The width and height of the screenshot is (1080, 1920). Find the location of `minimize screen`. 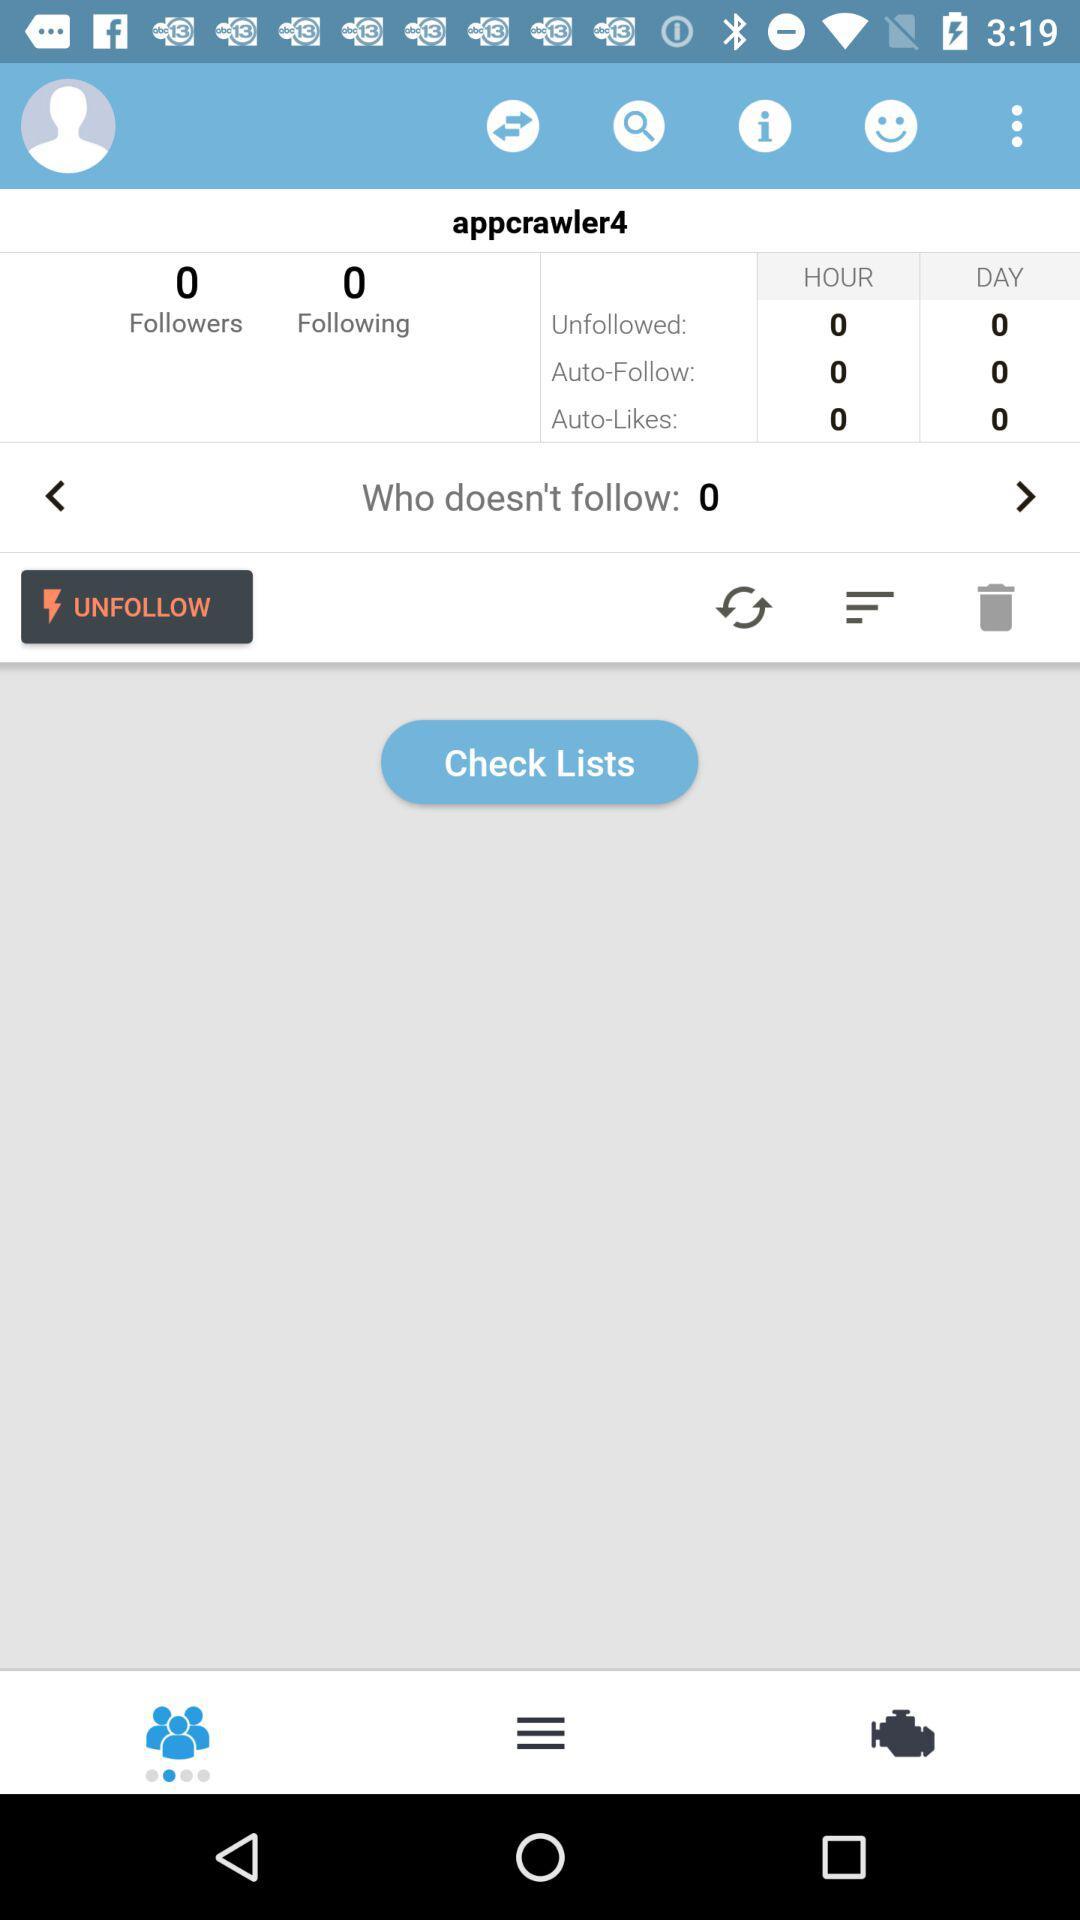

minimize screen is located at coordinates (540, 1730).